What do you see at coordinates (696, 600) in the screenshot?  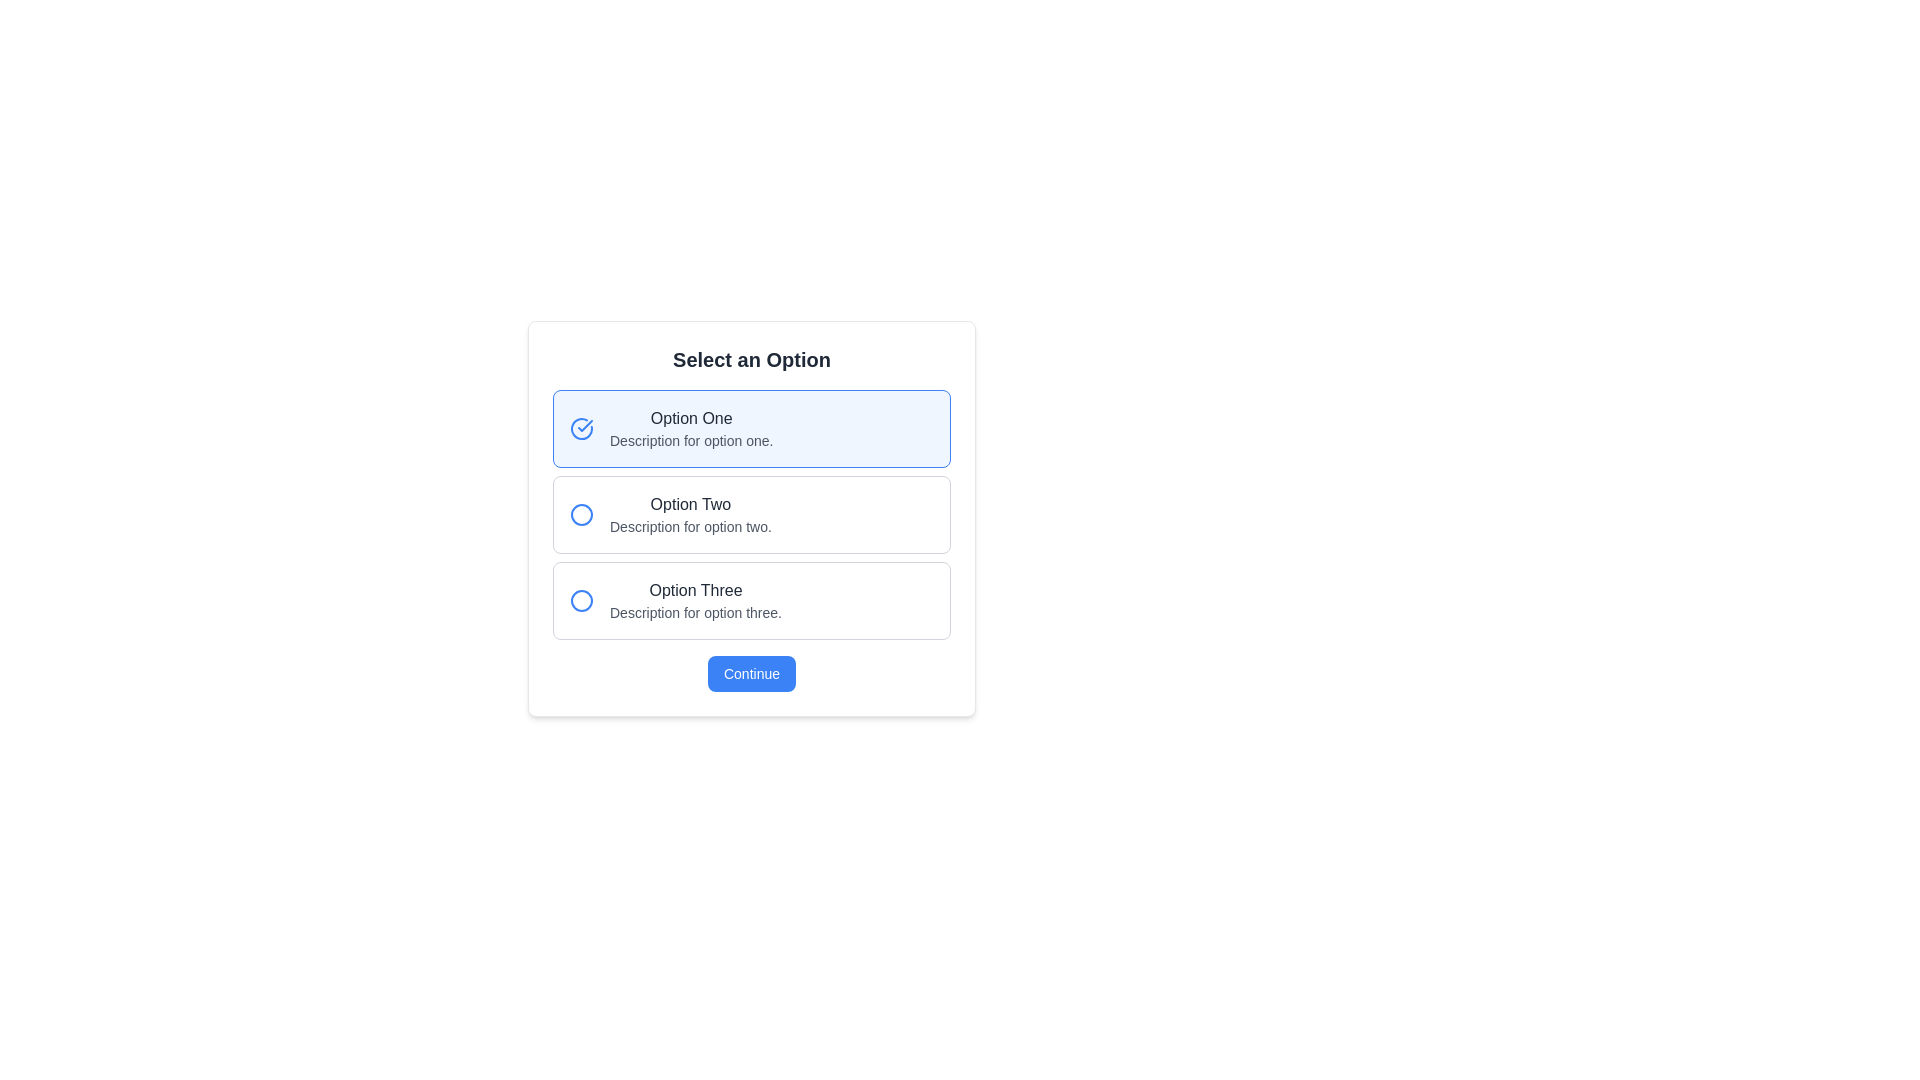 I see `the list item containing the text 'Option Three' with a description 'Description for option three.' located at the bottom of the selection list` at bounding box center [696, 600].